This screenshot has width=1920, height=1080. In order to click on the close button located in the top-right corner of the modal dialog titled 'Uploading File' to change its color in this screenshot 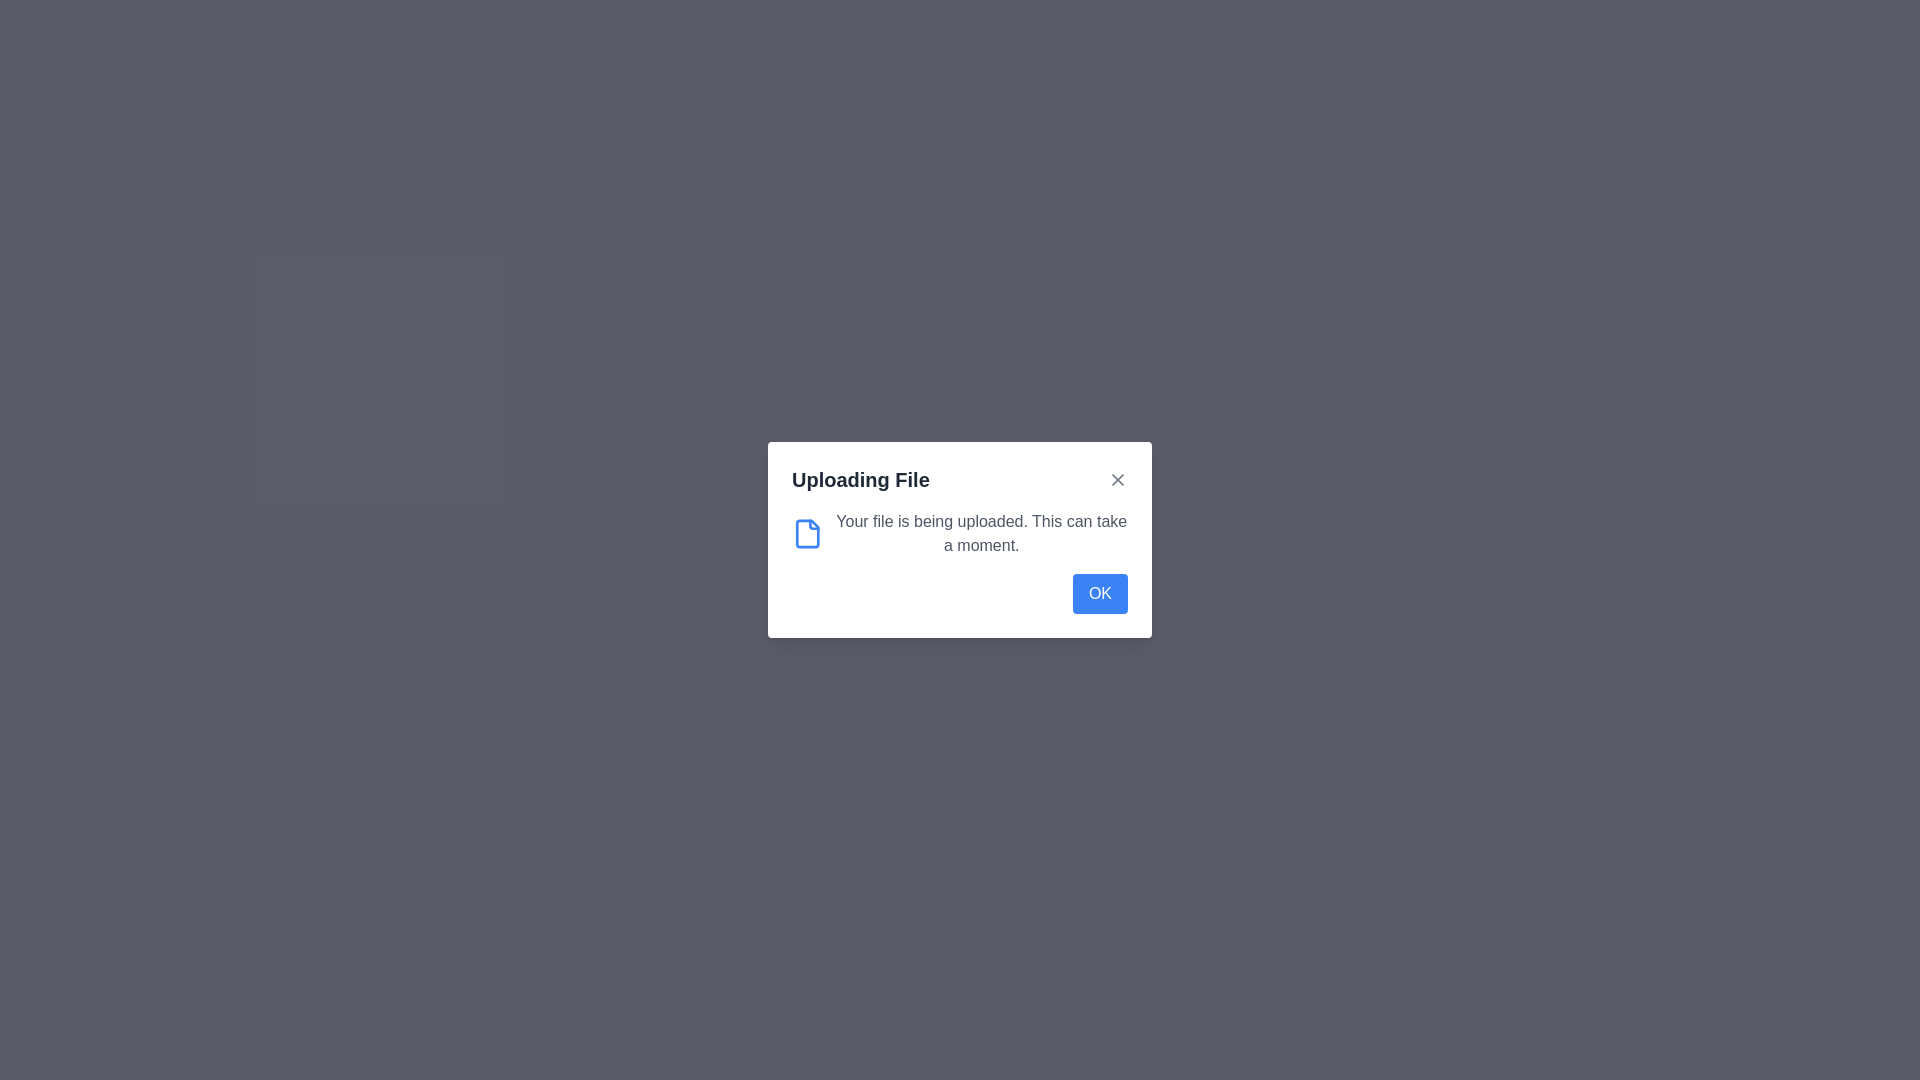, I will do `click(1117, 479)`.